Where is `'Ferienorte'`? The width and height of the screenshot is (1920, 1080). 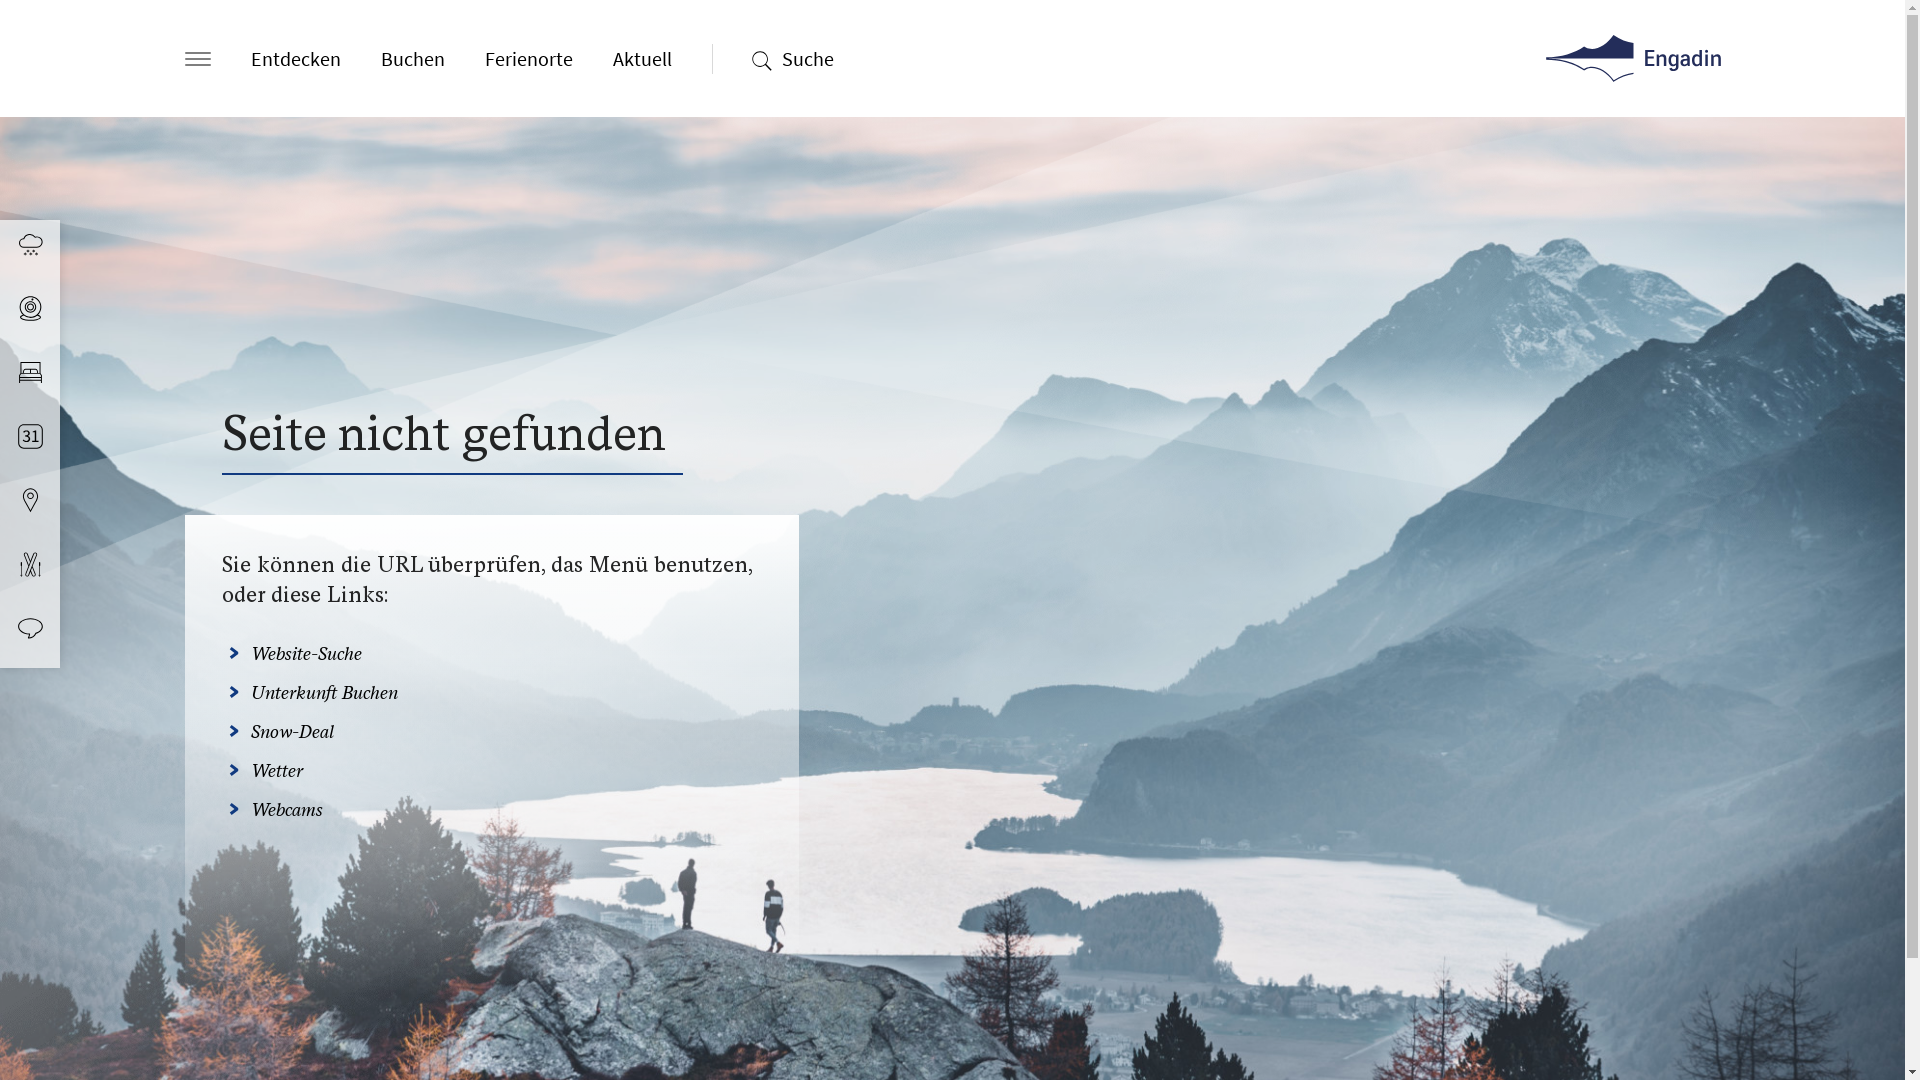 'Ferienorte' is located at coordinates (528, 57).